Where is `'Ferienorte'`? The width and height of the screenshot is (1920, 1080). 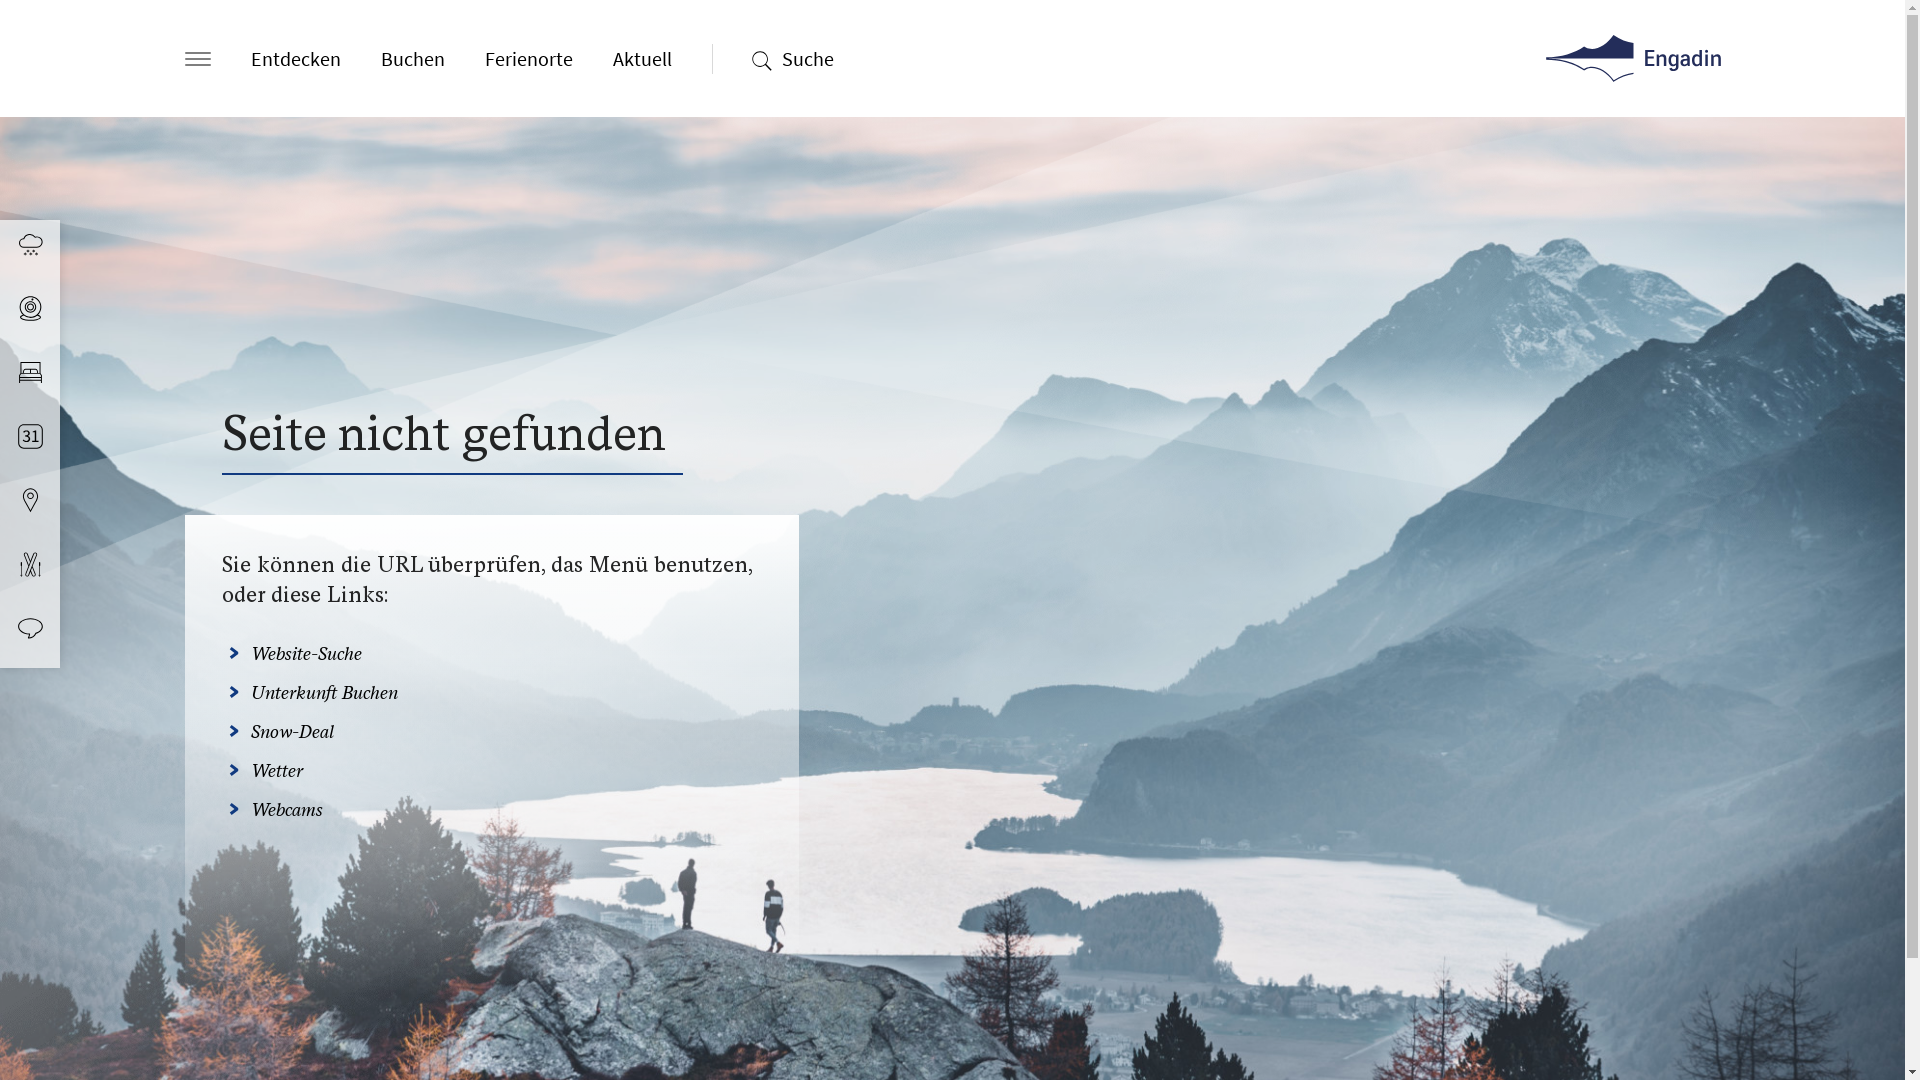 'Ferienorte' is located at coordinates (528, 57).